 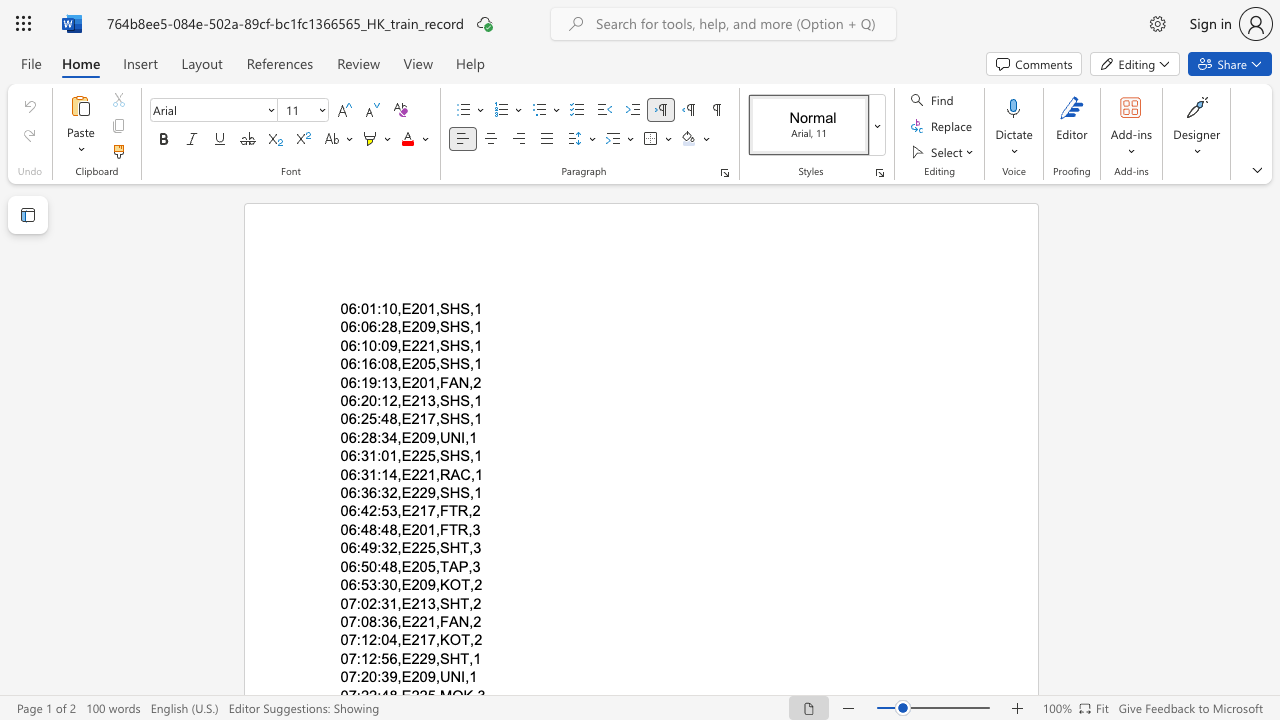 What do you see at coordinates (464, 436) in the screenshot?
I see `the space between the continuous character "I" and "," in the text` at bounding box center [464, 436].